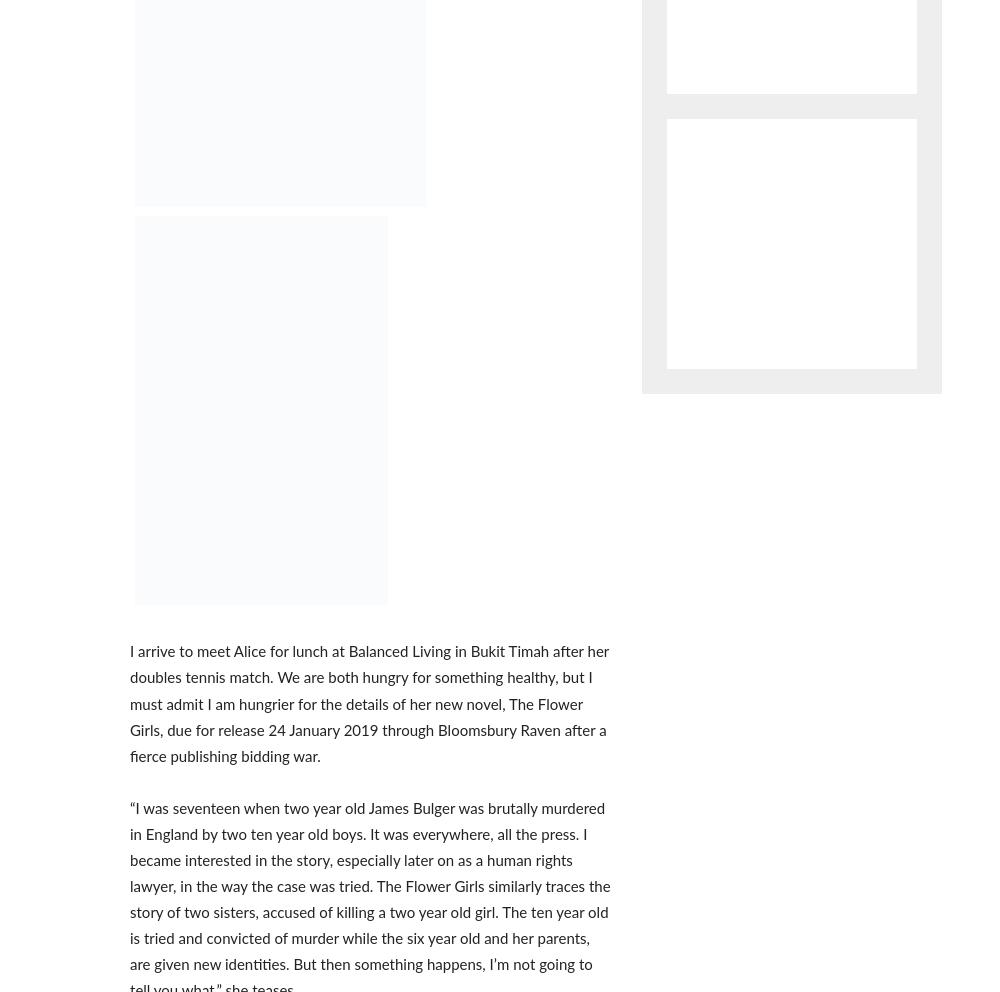 The width and height of the screenshot is (1000, 992). Describe the element at coordinates (196, 120) in the screenshot. I see `'RELATED ARTICLES'` at that location.